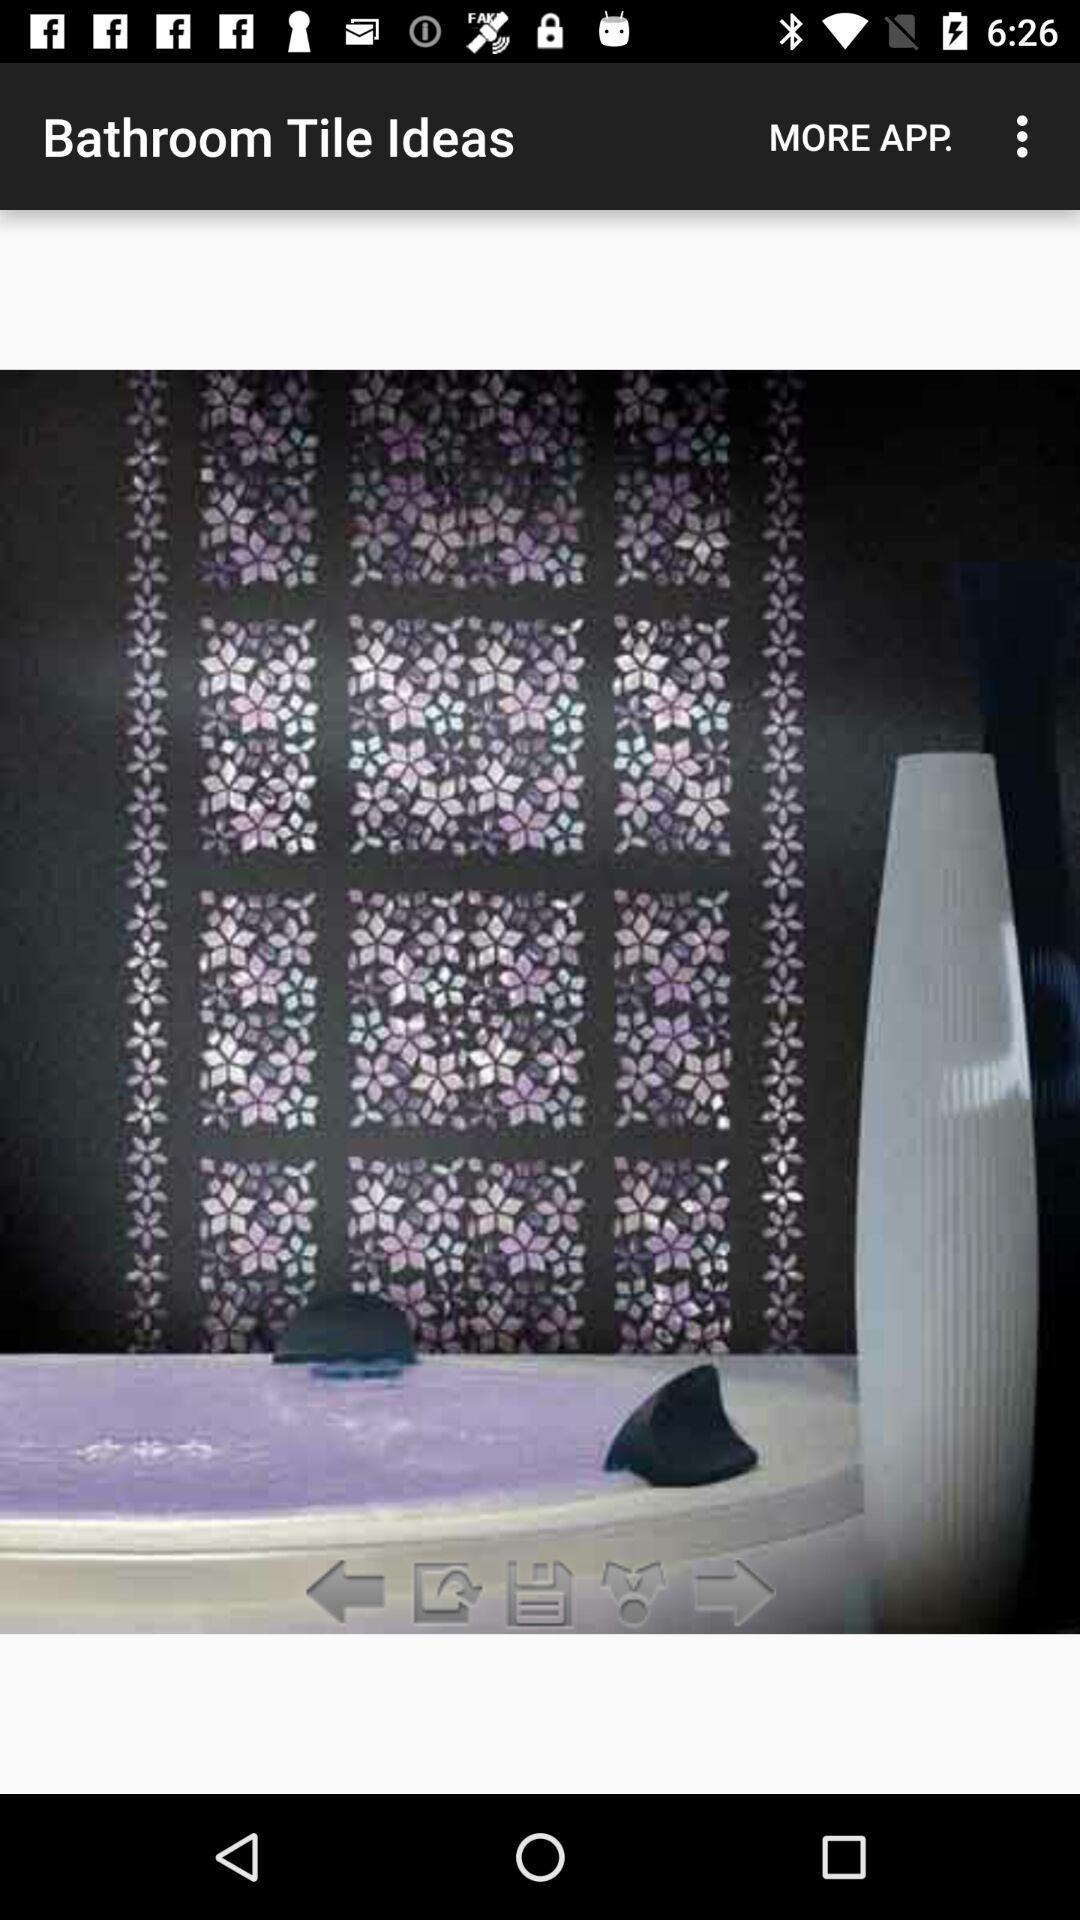  I want to click on next arrow, so click(729, 1593).